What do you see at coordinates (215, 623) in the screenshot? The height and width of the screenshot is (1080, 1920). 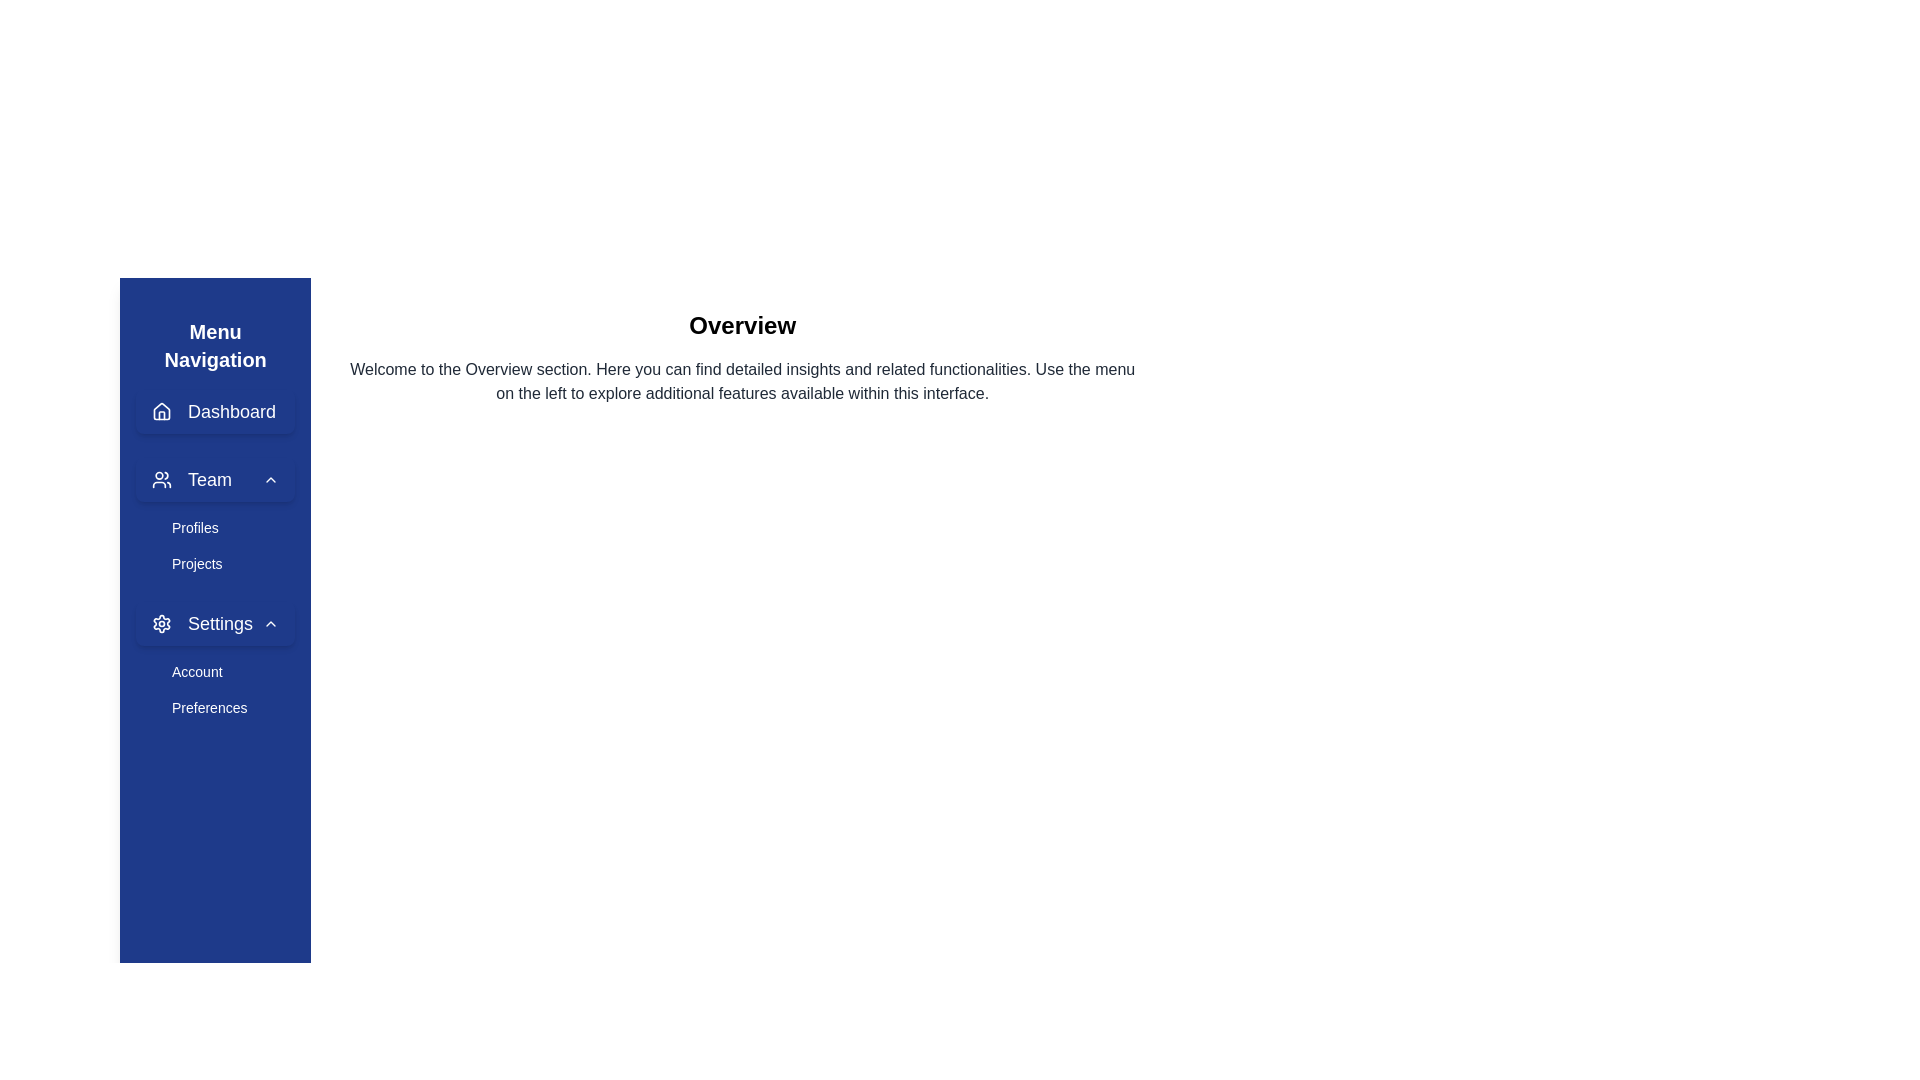 I see `the 'Settings' button in the sidebar navigation menu, which has a gear icon on the left and a chevron on the right` at bounding box center [215, 623].